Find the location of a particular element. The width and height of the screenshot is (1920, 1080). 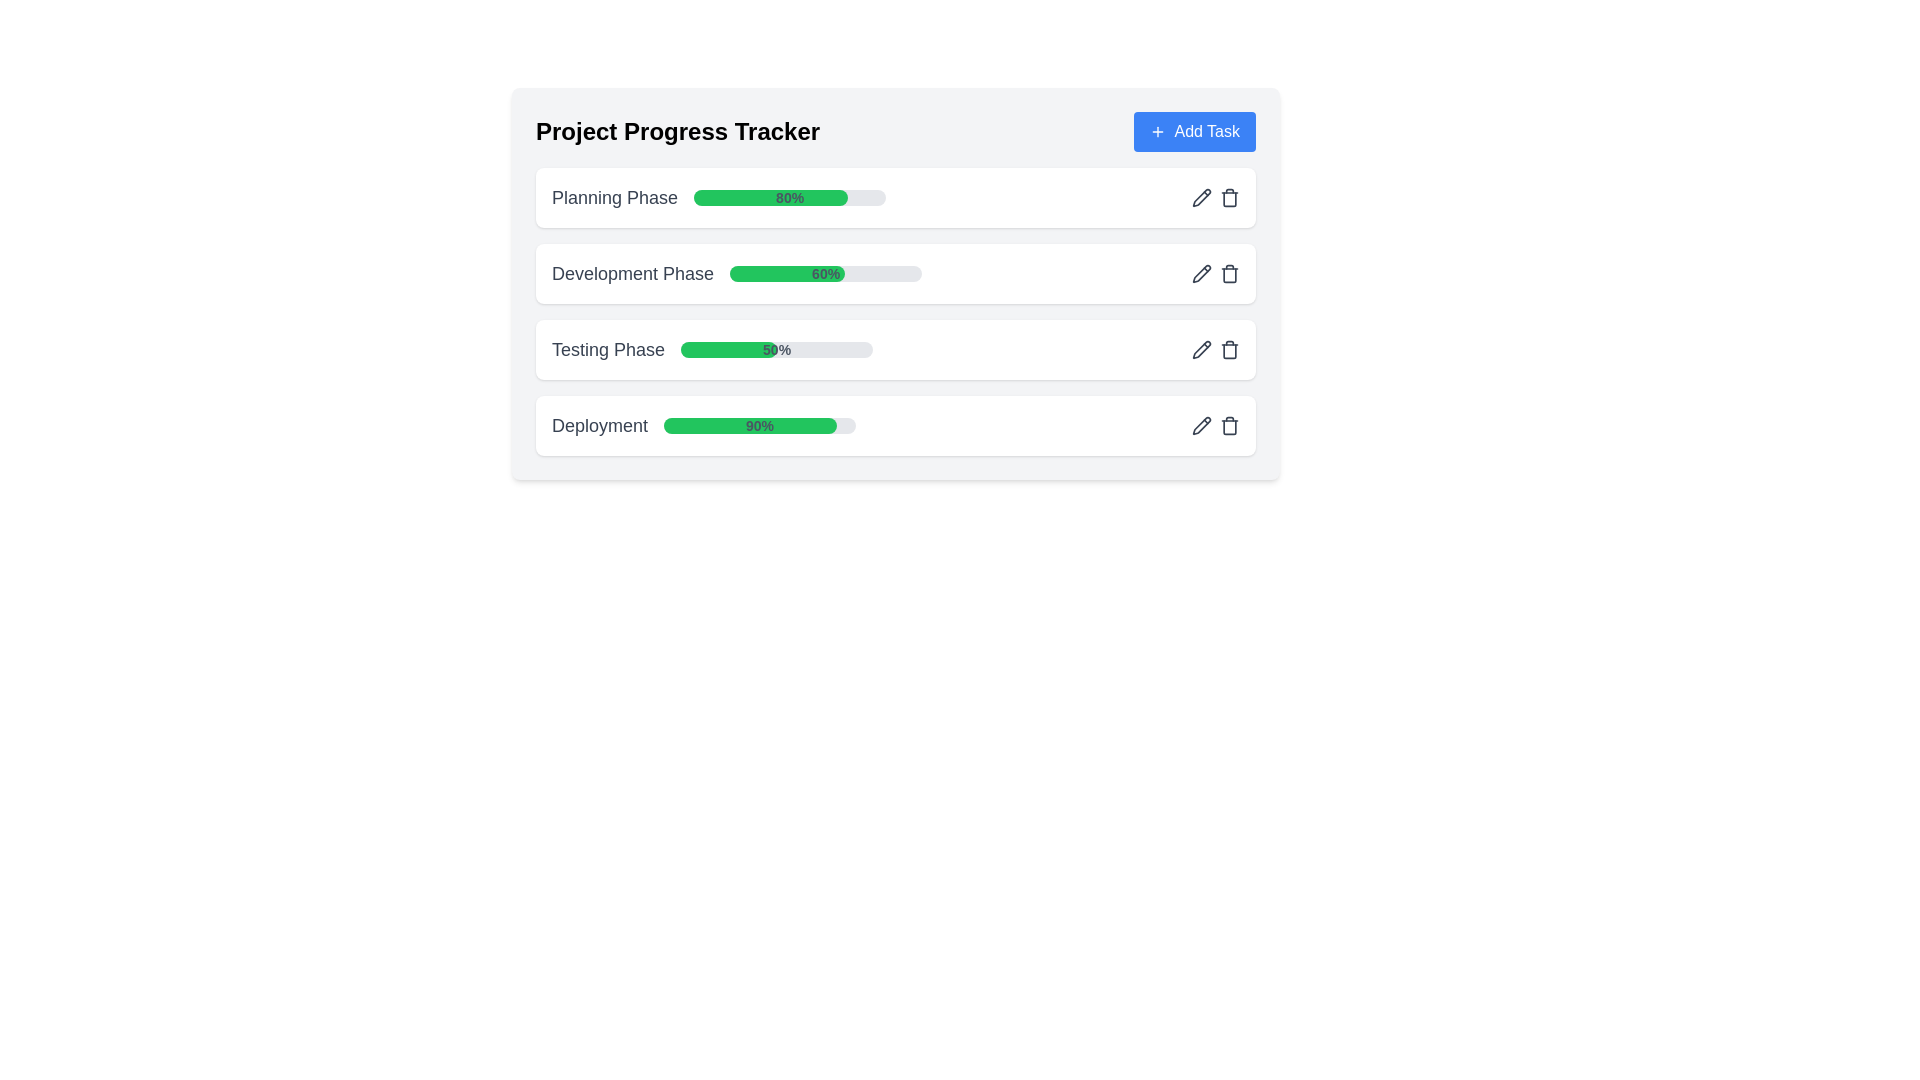

the 'Edit Task' button located in the control section of a task row, to the left of the delete icon, to modify the associated task is located at coordinates (1200, 424).